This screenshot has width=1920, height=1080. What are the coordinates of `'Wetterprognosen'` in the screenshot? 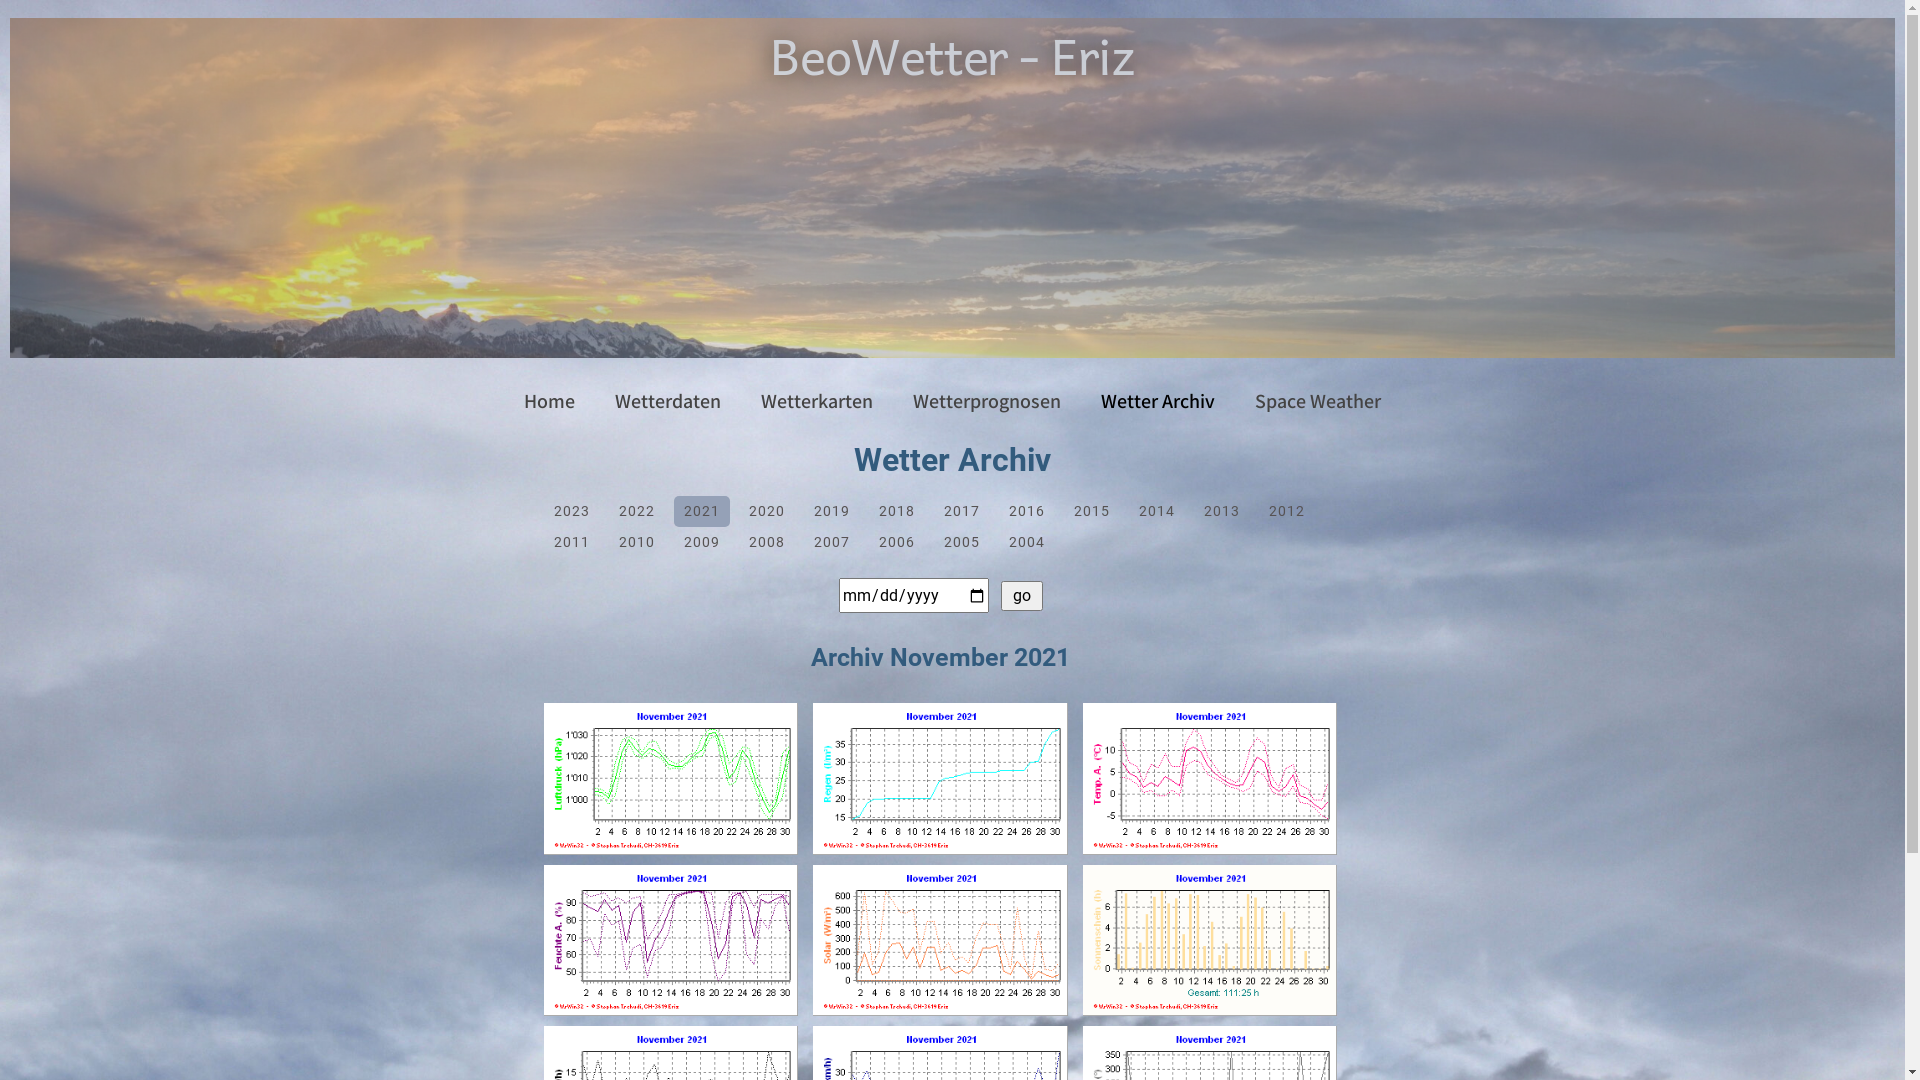 It's located at (987, 401).